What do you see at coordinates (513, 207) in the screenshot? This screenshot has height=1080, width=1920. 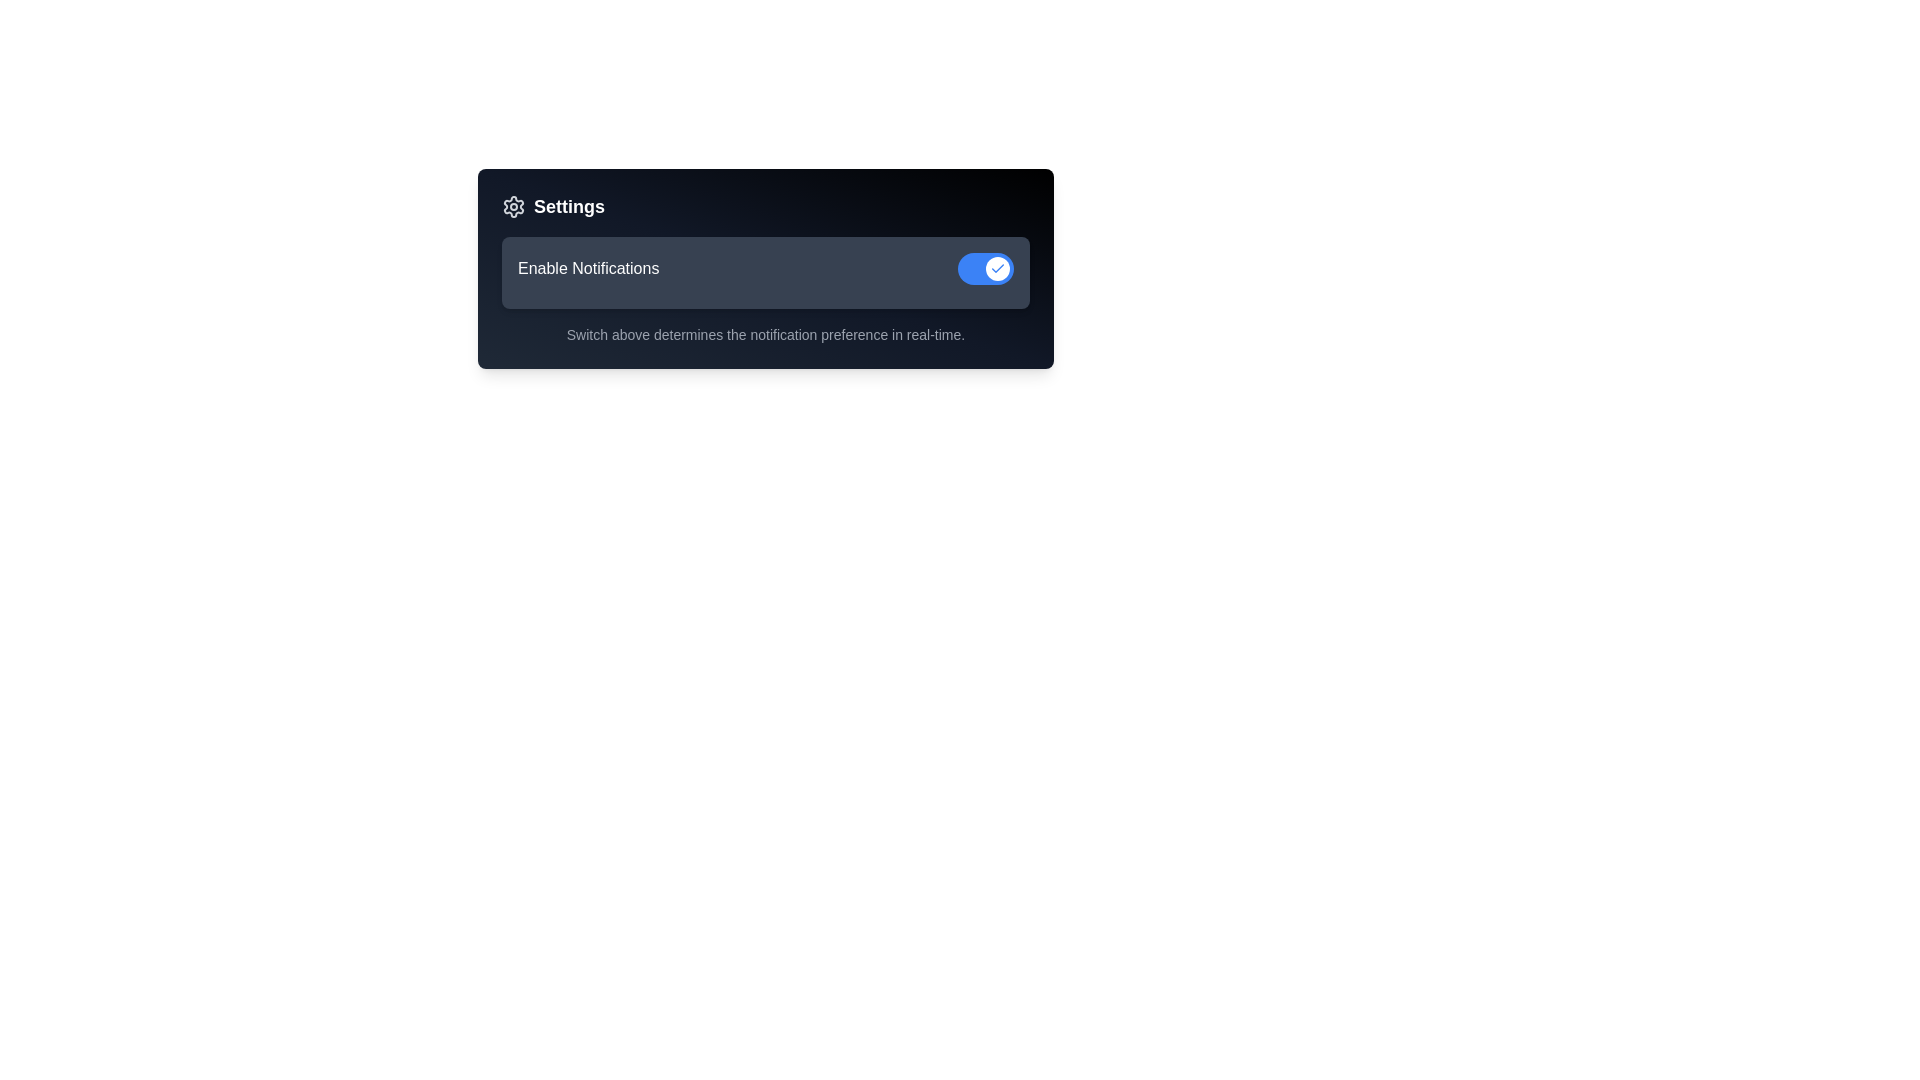 I see `the gear icon in the top-left corner of the 'Settings' panel` at bounding box center [513, 207].